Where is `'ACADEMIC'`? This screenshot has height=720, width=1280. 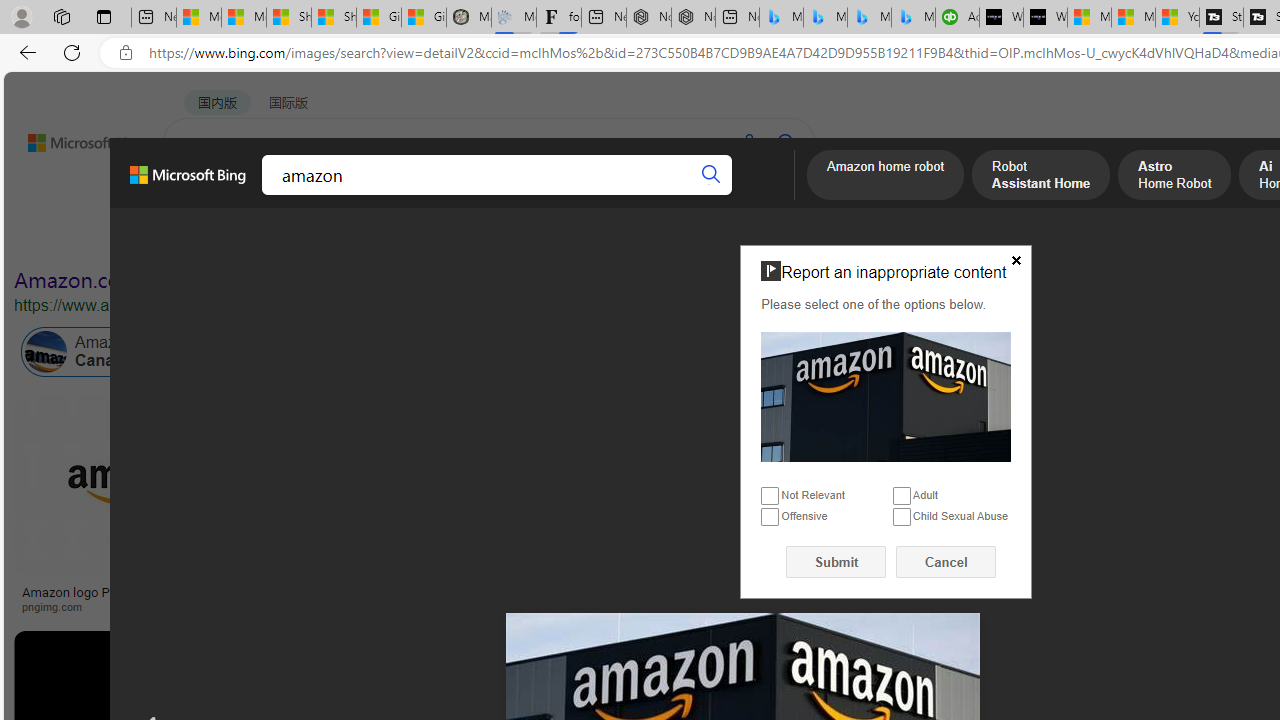 'ACADEMIC' is located at coordinates (548, 195).